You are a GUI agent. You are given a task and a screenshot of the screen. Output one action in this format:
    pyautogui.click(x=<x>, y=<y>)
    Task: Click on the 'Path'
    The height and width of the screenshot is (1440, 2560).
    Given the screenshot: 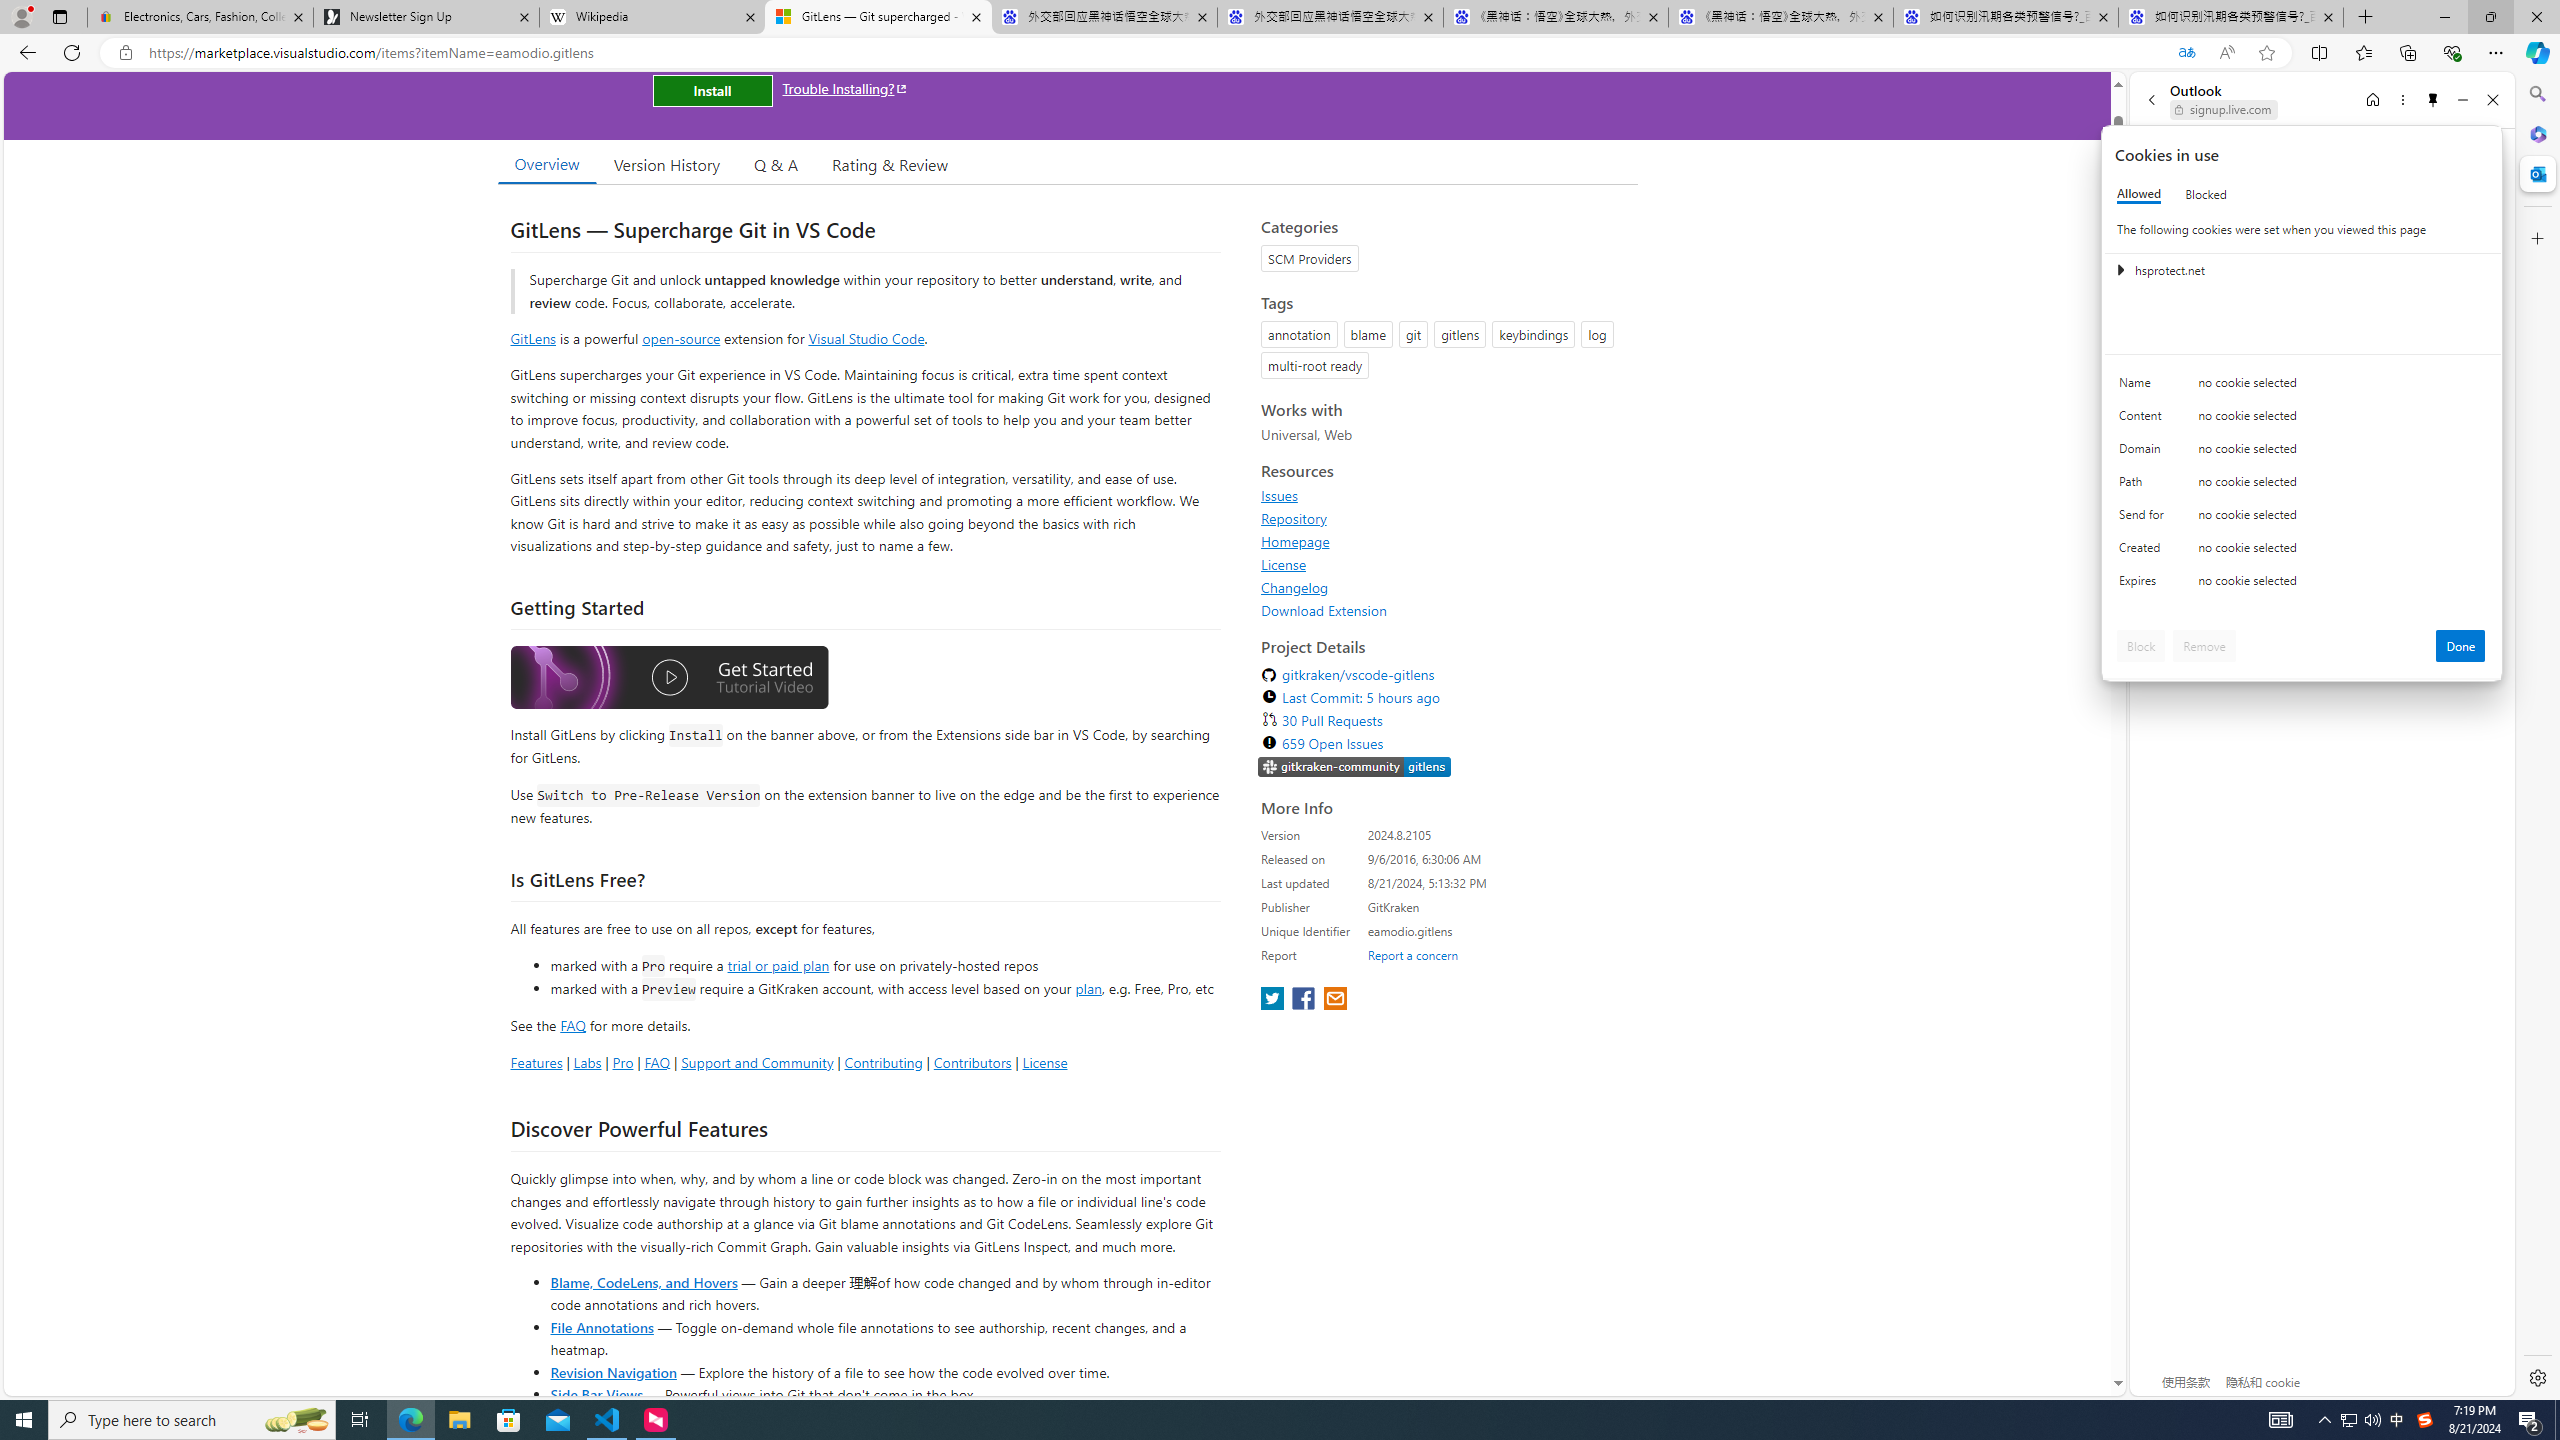 What is the action you would take?
    pyautogui.click(x=2144, y=486)
    